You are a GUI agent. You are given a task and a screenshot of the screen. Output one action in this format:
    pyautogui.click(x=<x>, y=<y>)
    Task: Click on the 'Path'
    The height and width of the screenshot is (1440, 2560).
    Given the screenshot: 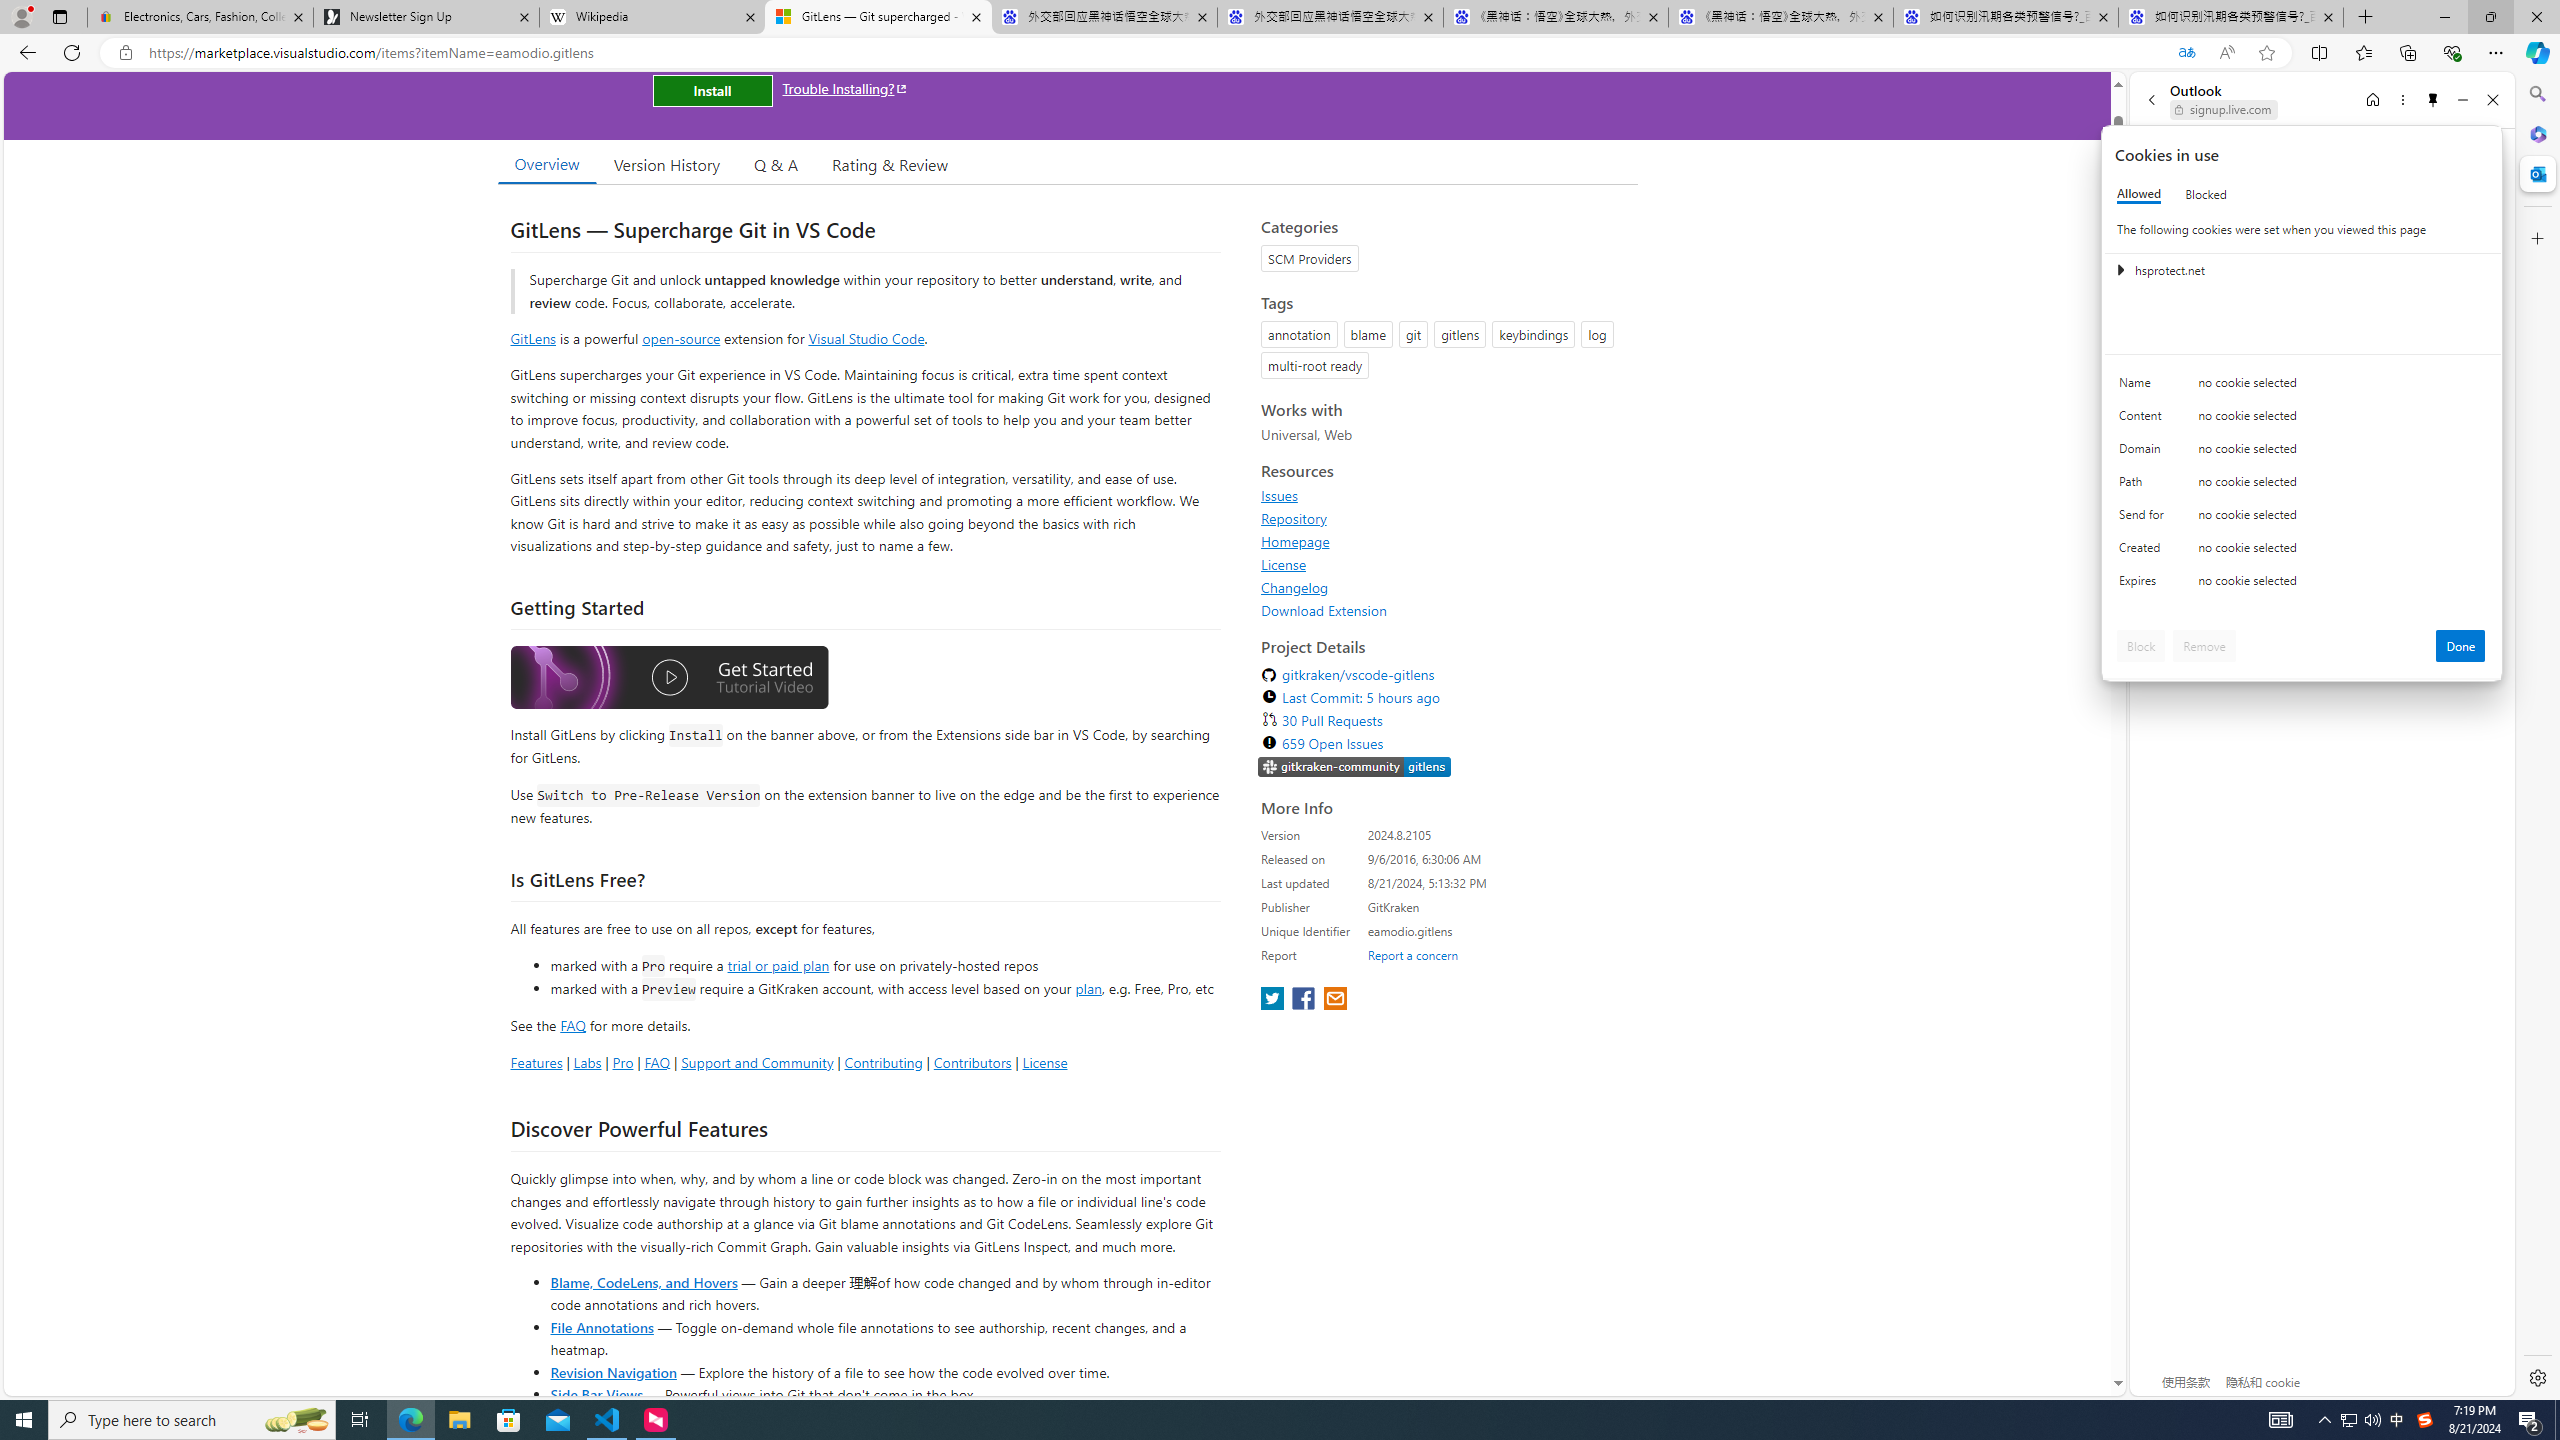 What is the action you would take?
    pyautogui.click(x=2144, y=486)
    